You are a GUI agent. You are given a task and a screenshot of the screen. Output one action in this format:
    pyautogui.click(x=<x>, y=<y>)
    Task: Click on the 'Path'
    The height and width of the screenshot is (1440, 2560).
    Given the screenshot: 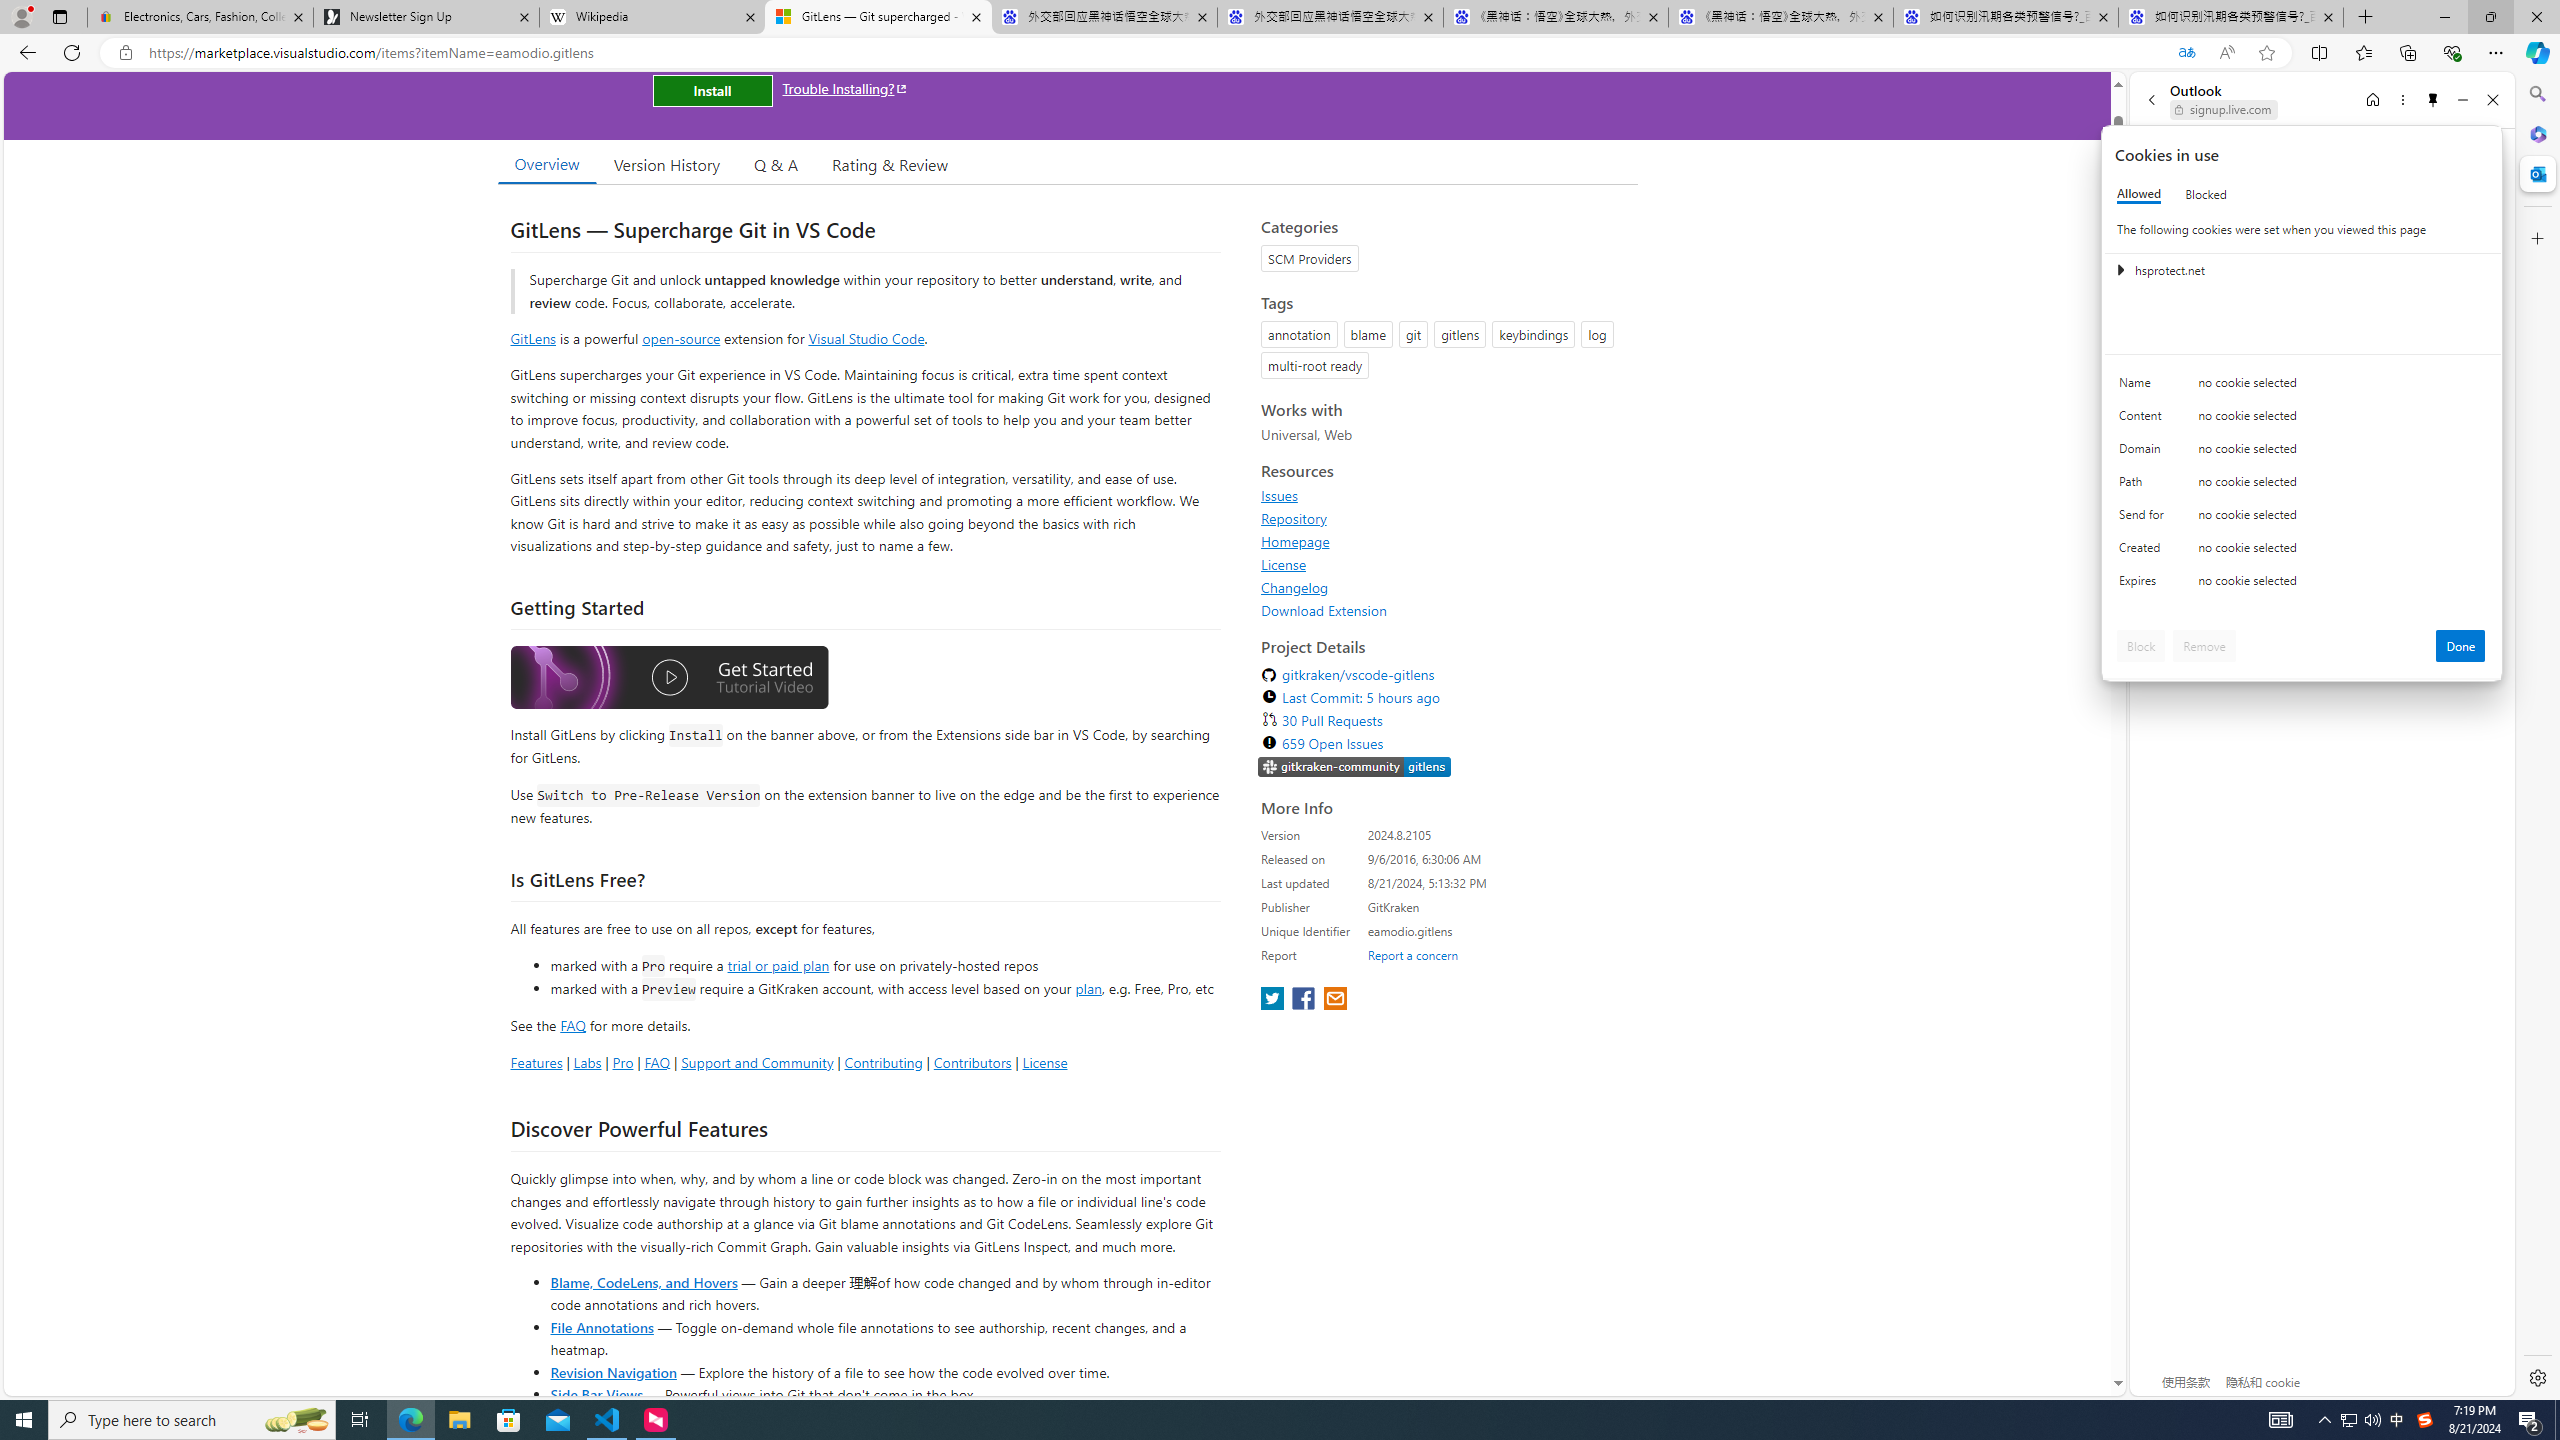 What is the action you would take?
    pyautogui.click(x=2144, y=486)
    